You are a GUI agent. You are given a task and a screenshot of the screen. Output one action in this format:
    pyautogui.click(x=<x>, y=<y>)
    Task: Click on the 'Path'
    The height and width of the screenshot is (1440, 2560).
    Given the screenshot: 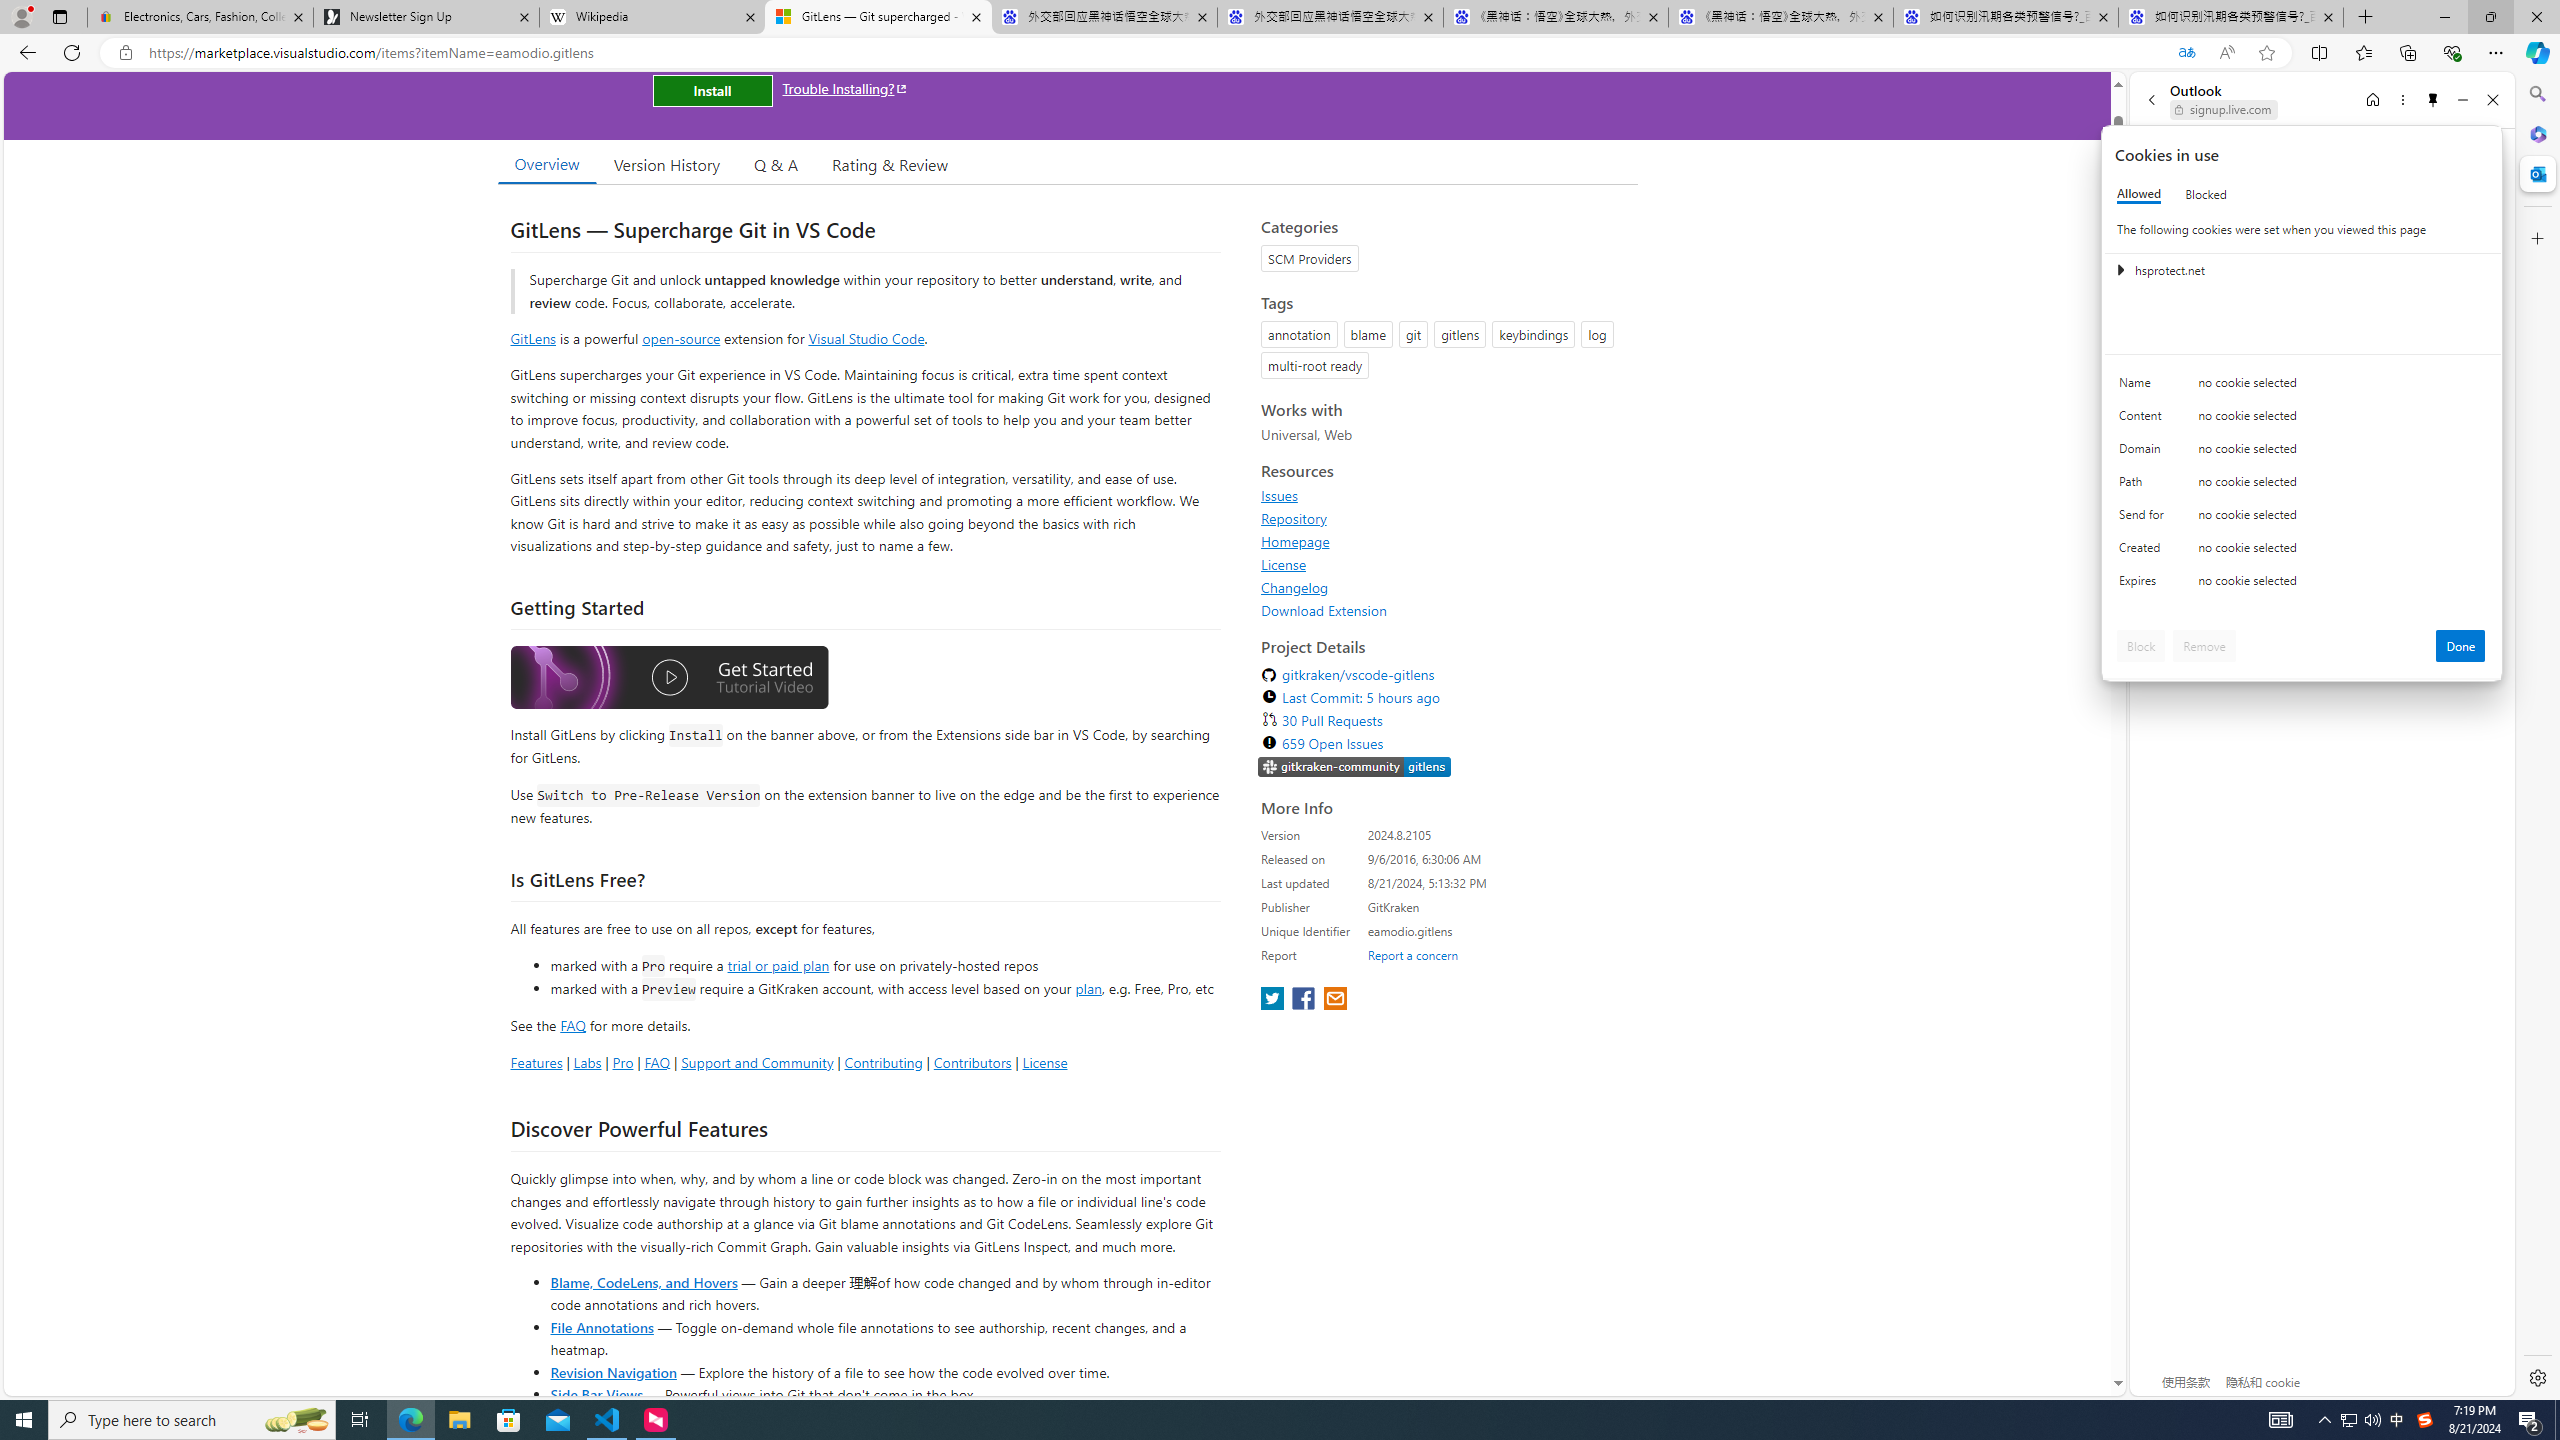 What is the action you would take?
    pyautogui.click(x=2144, y=486)
    